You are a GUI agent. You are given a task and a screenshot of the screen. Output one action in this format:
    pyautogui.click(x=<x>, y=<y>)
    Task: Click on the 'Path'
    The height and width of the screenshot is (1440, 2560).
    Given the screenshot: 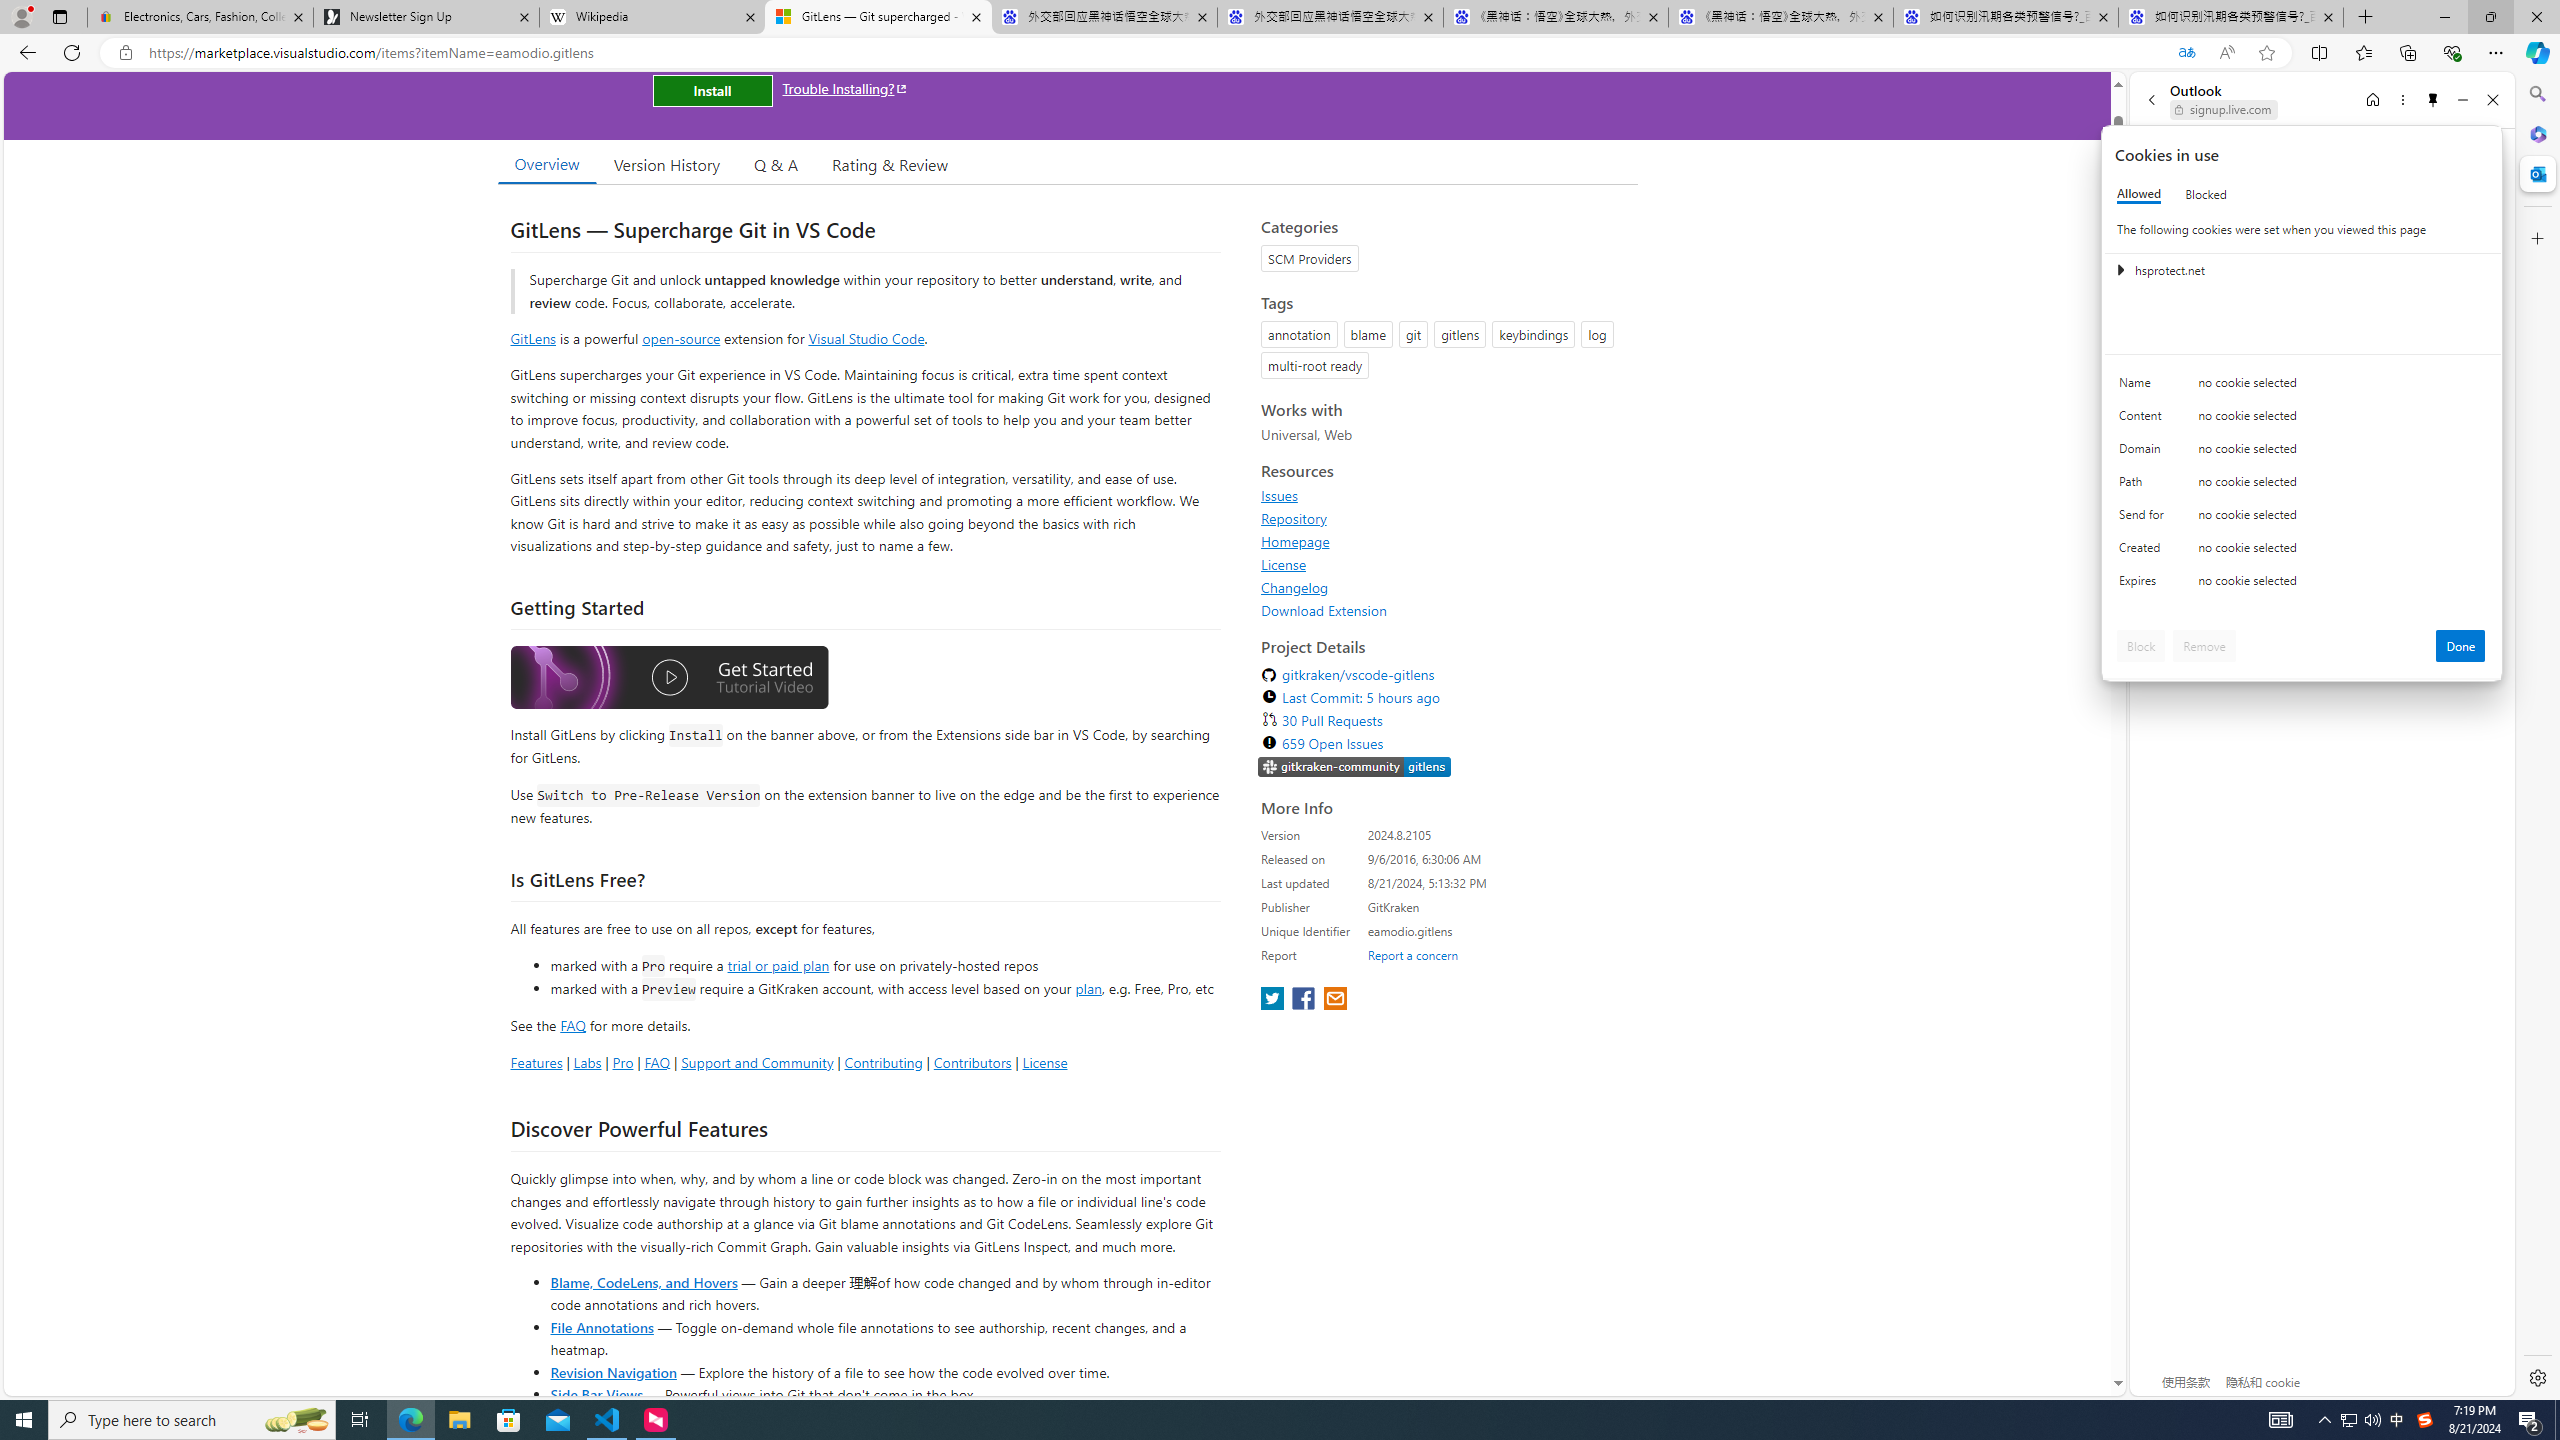 What is the action you would take?
    pyautogui.click(x=2144, y=486)
    